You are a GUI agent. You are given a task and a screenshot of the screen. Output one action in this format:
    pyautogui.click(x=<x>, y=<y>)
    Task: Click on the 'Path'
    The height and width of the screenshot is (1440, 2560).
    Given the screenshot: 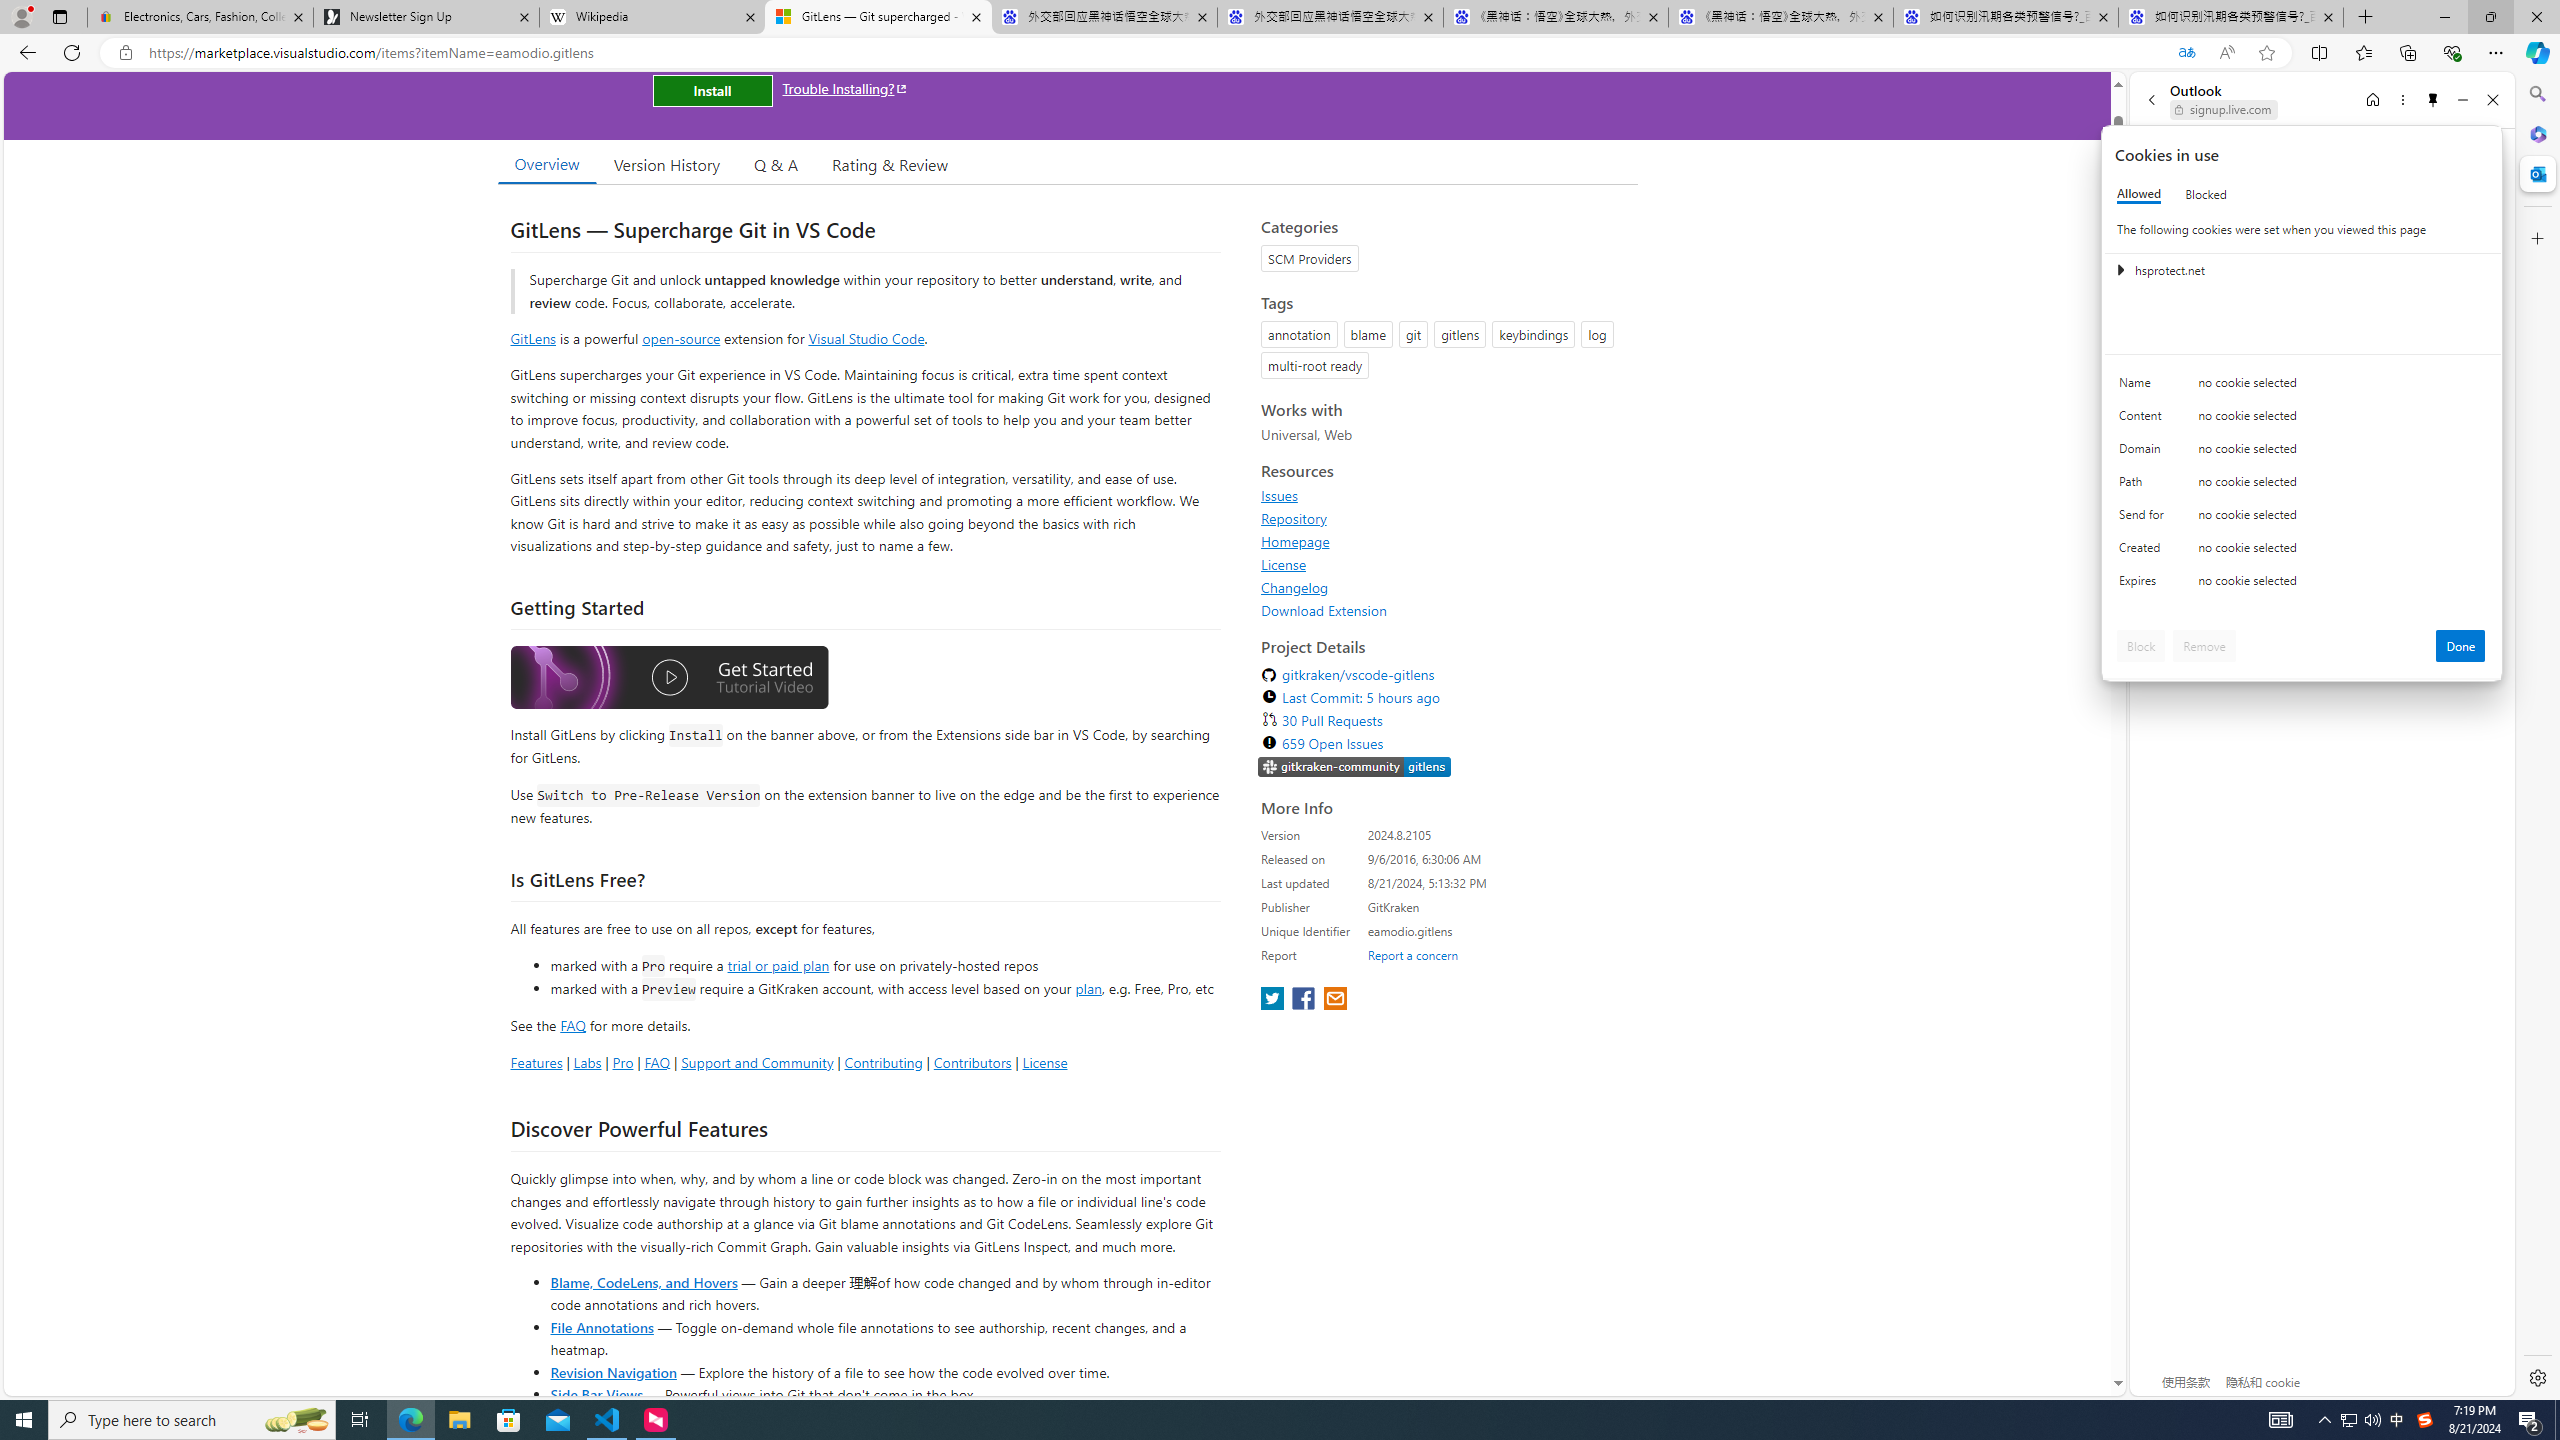 What is the action you would take?
    pyautogui.click(x=2144, y=486)
    